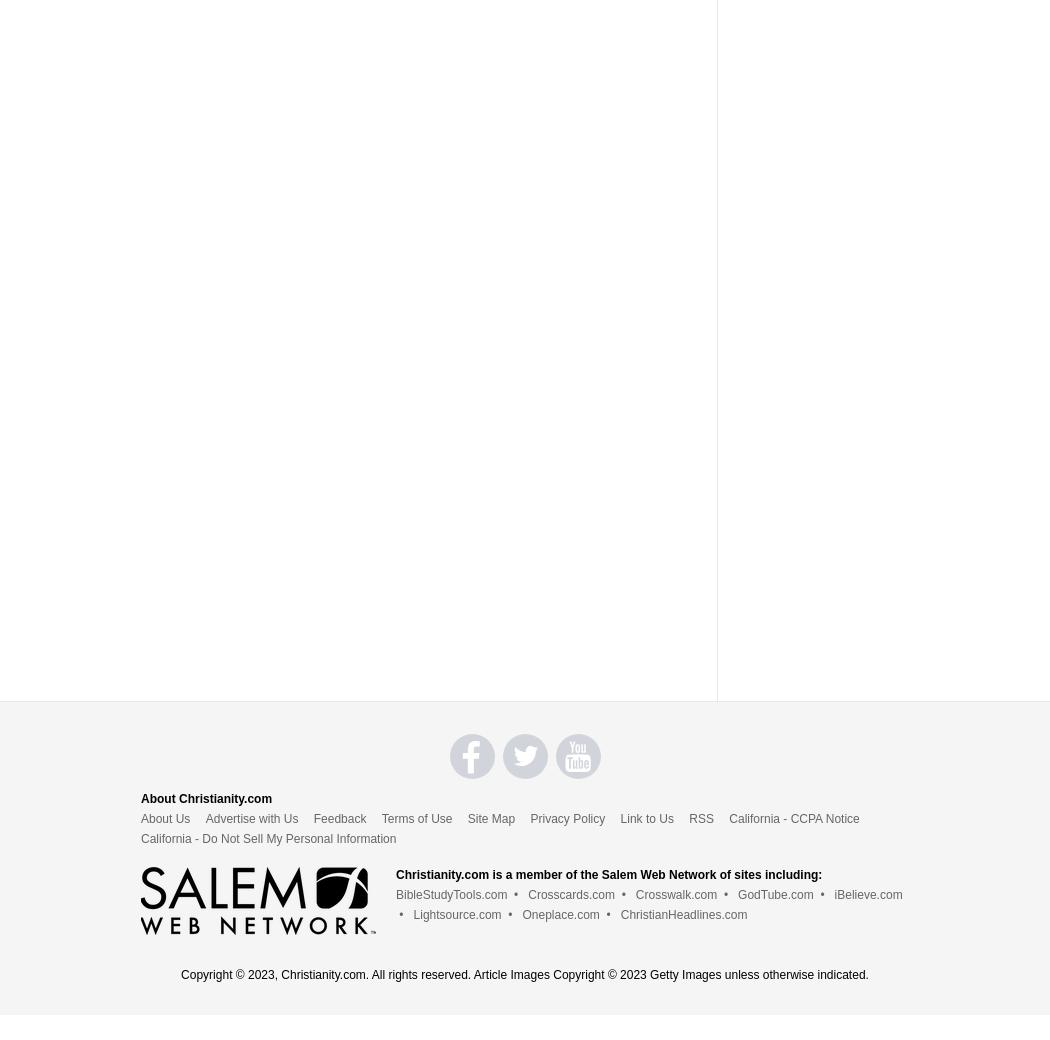 This screenshot has height=1040, width=1050. What do you see at coordinates (566, 816) in the screenshot?
I see `'Privacy Policy'` at bounding box center [566, 816].